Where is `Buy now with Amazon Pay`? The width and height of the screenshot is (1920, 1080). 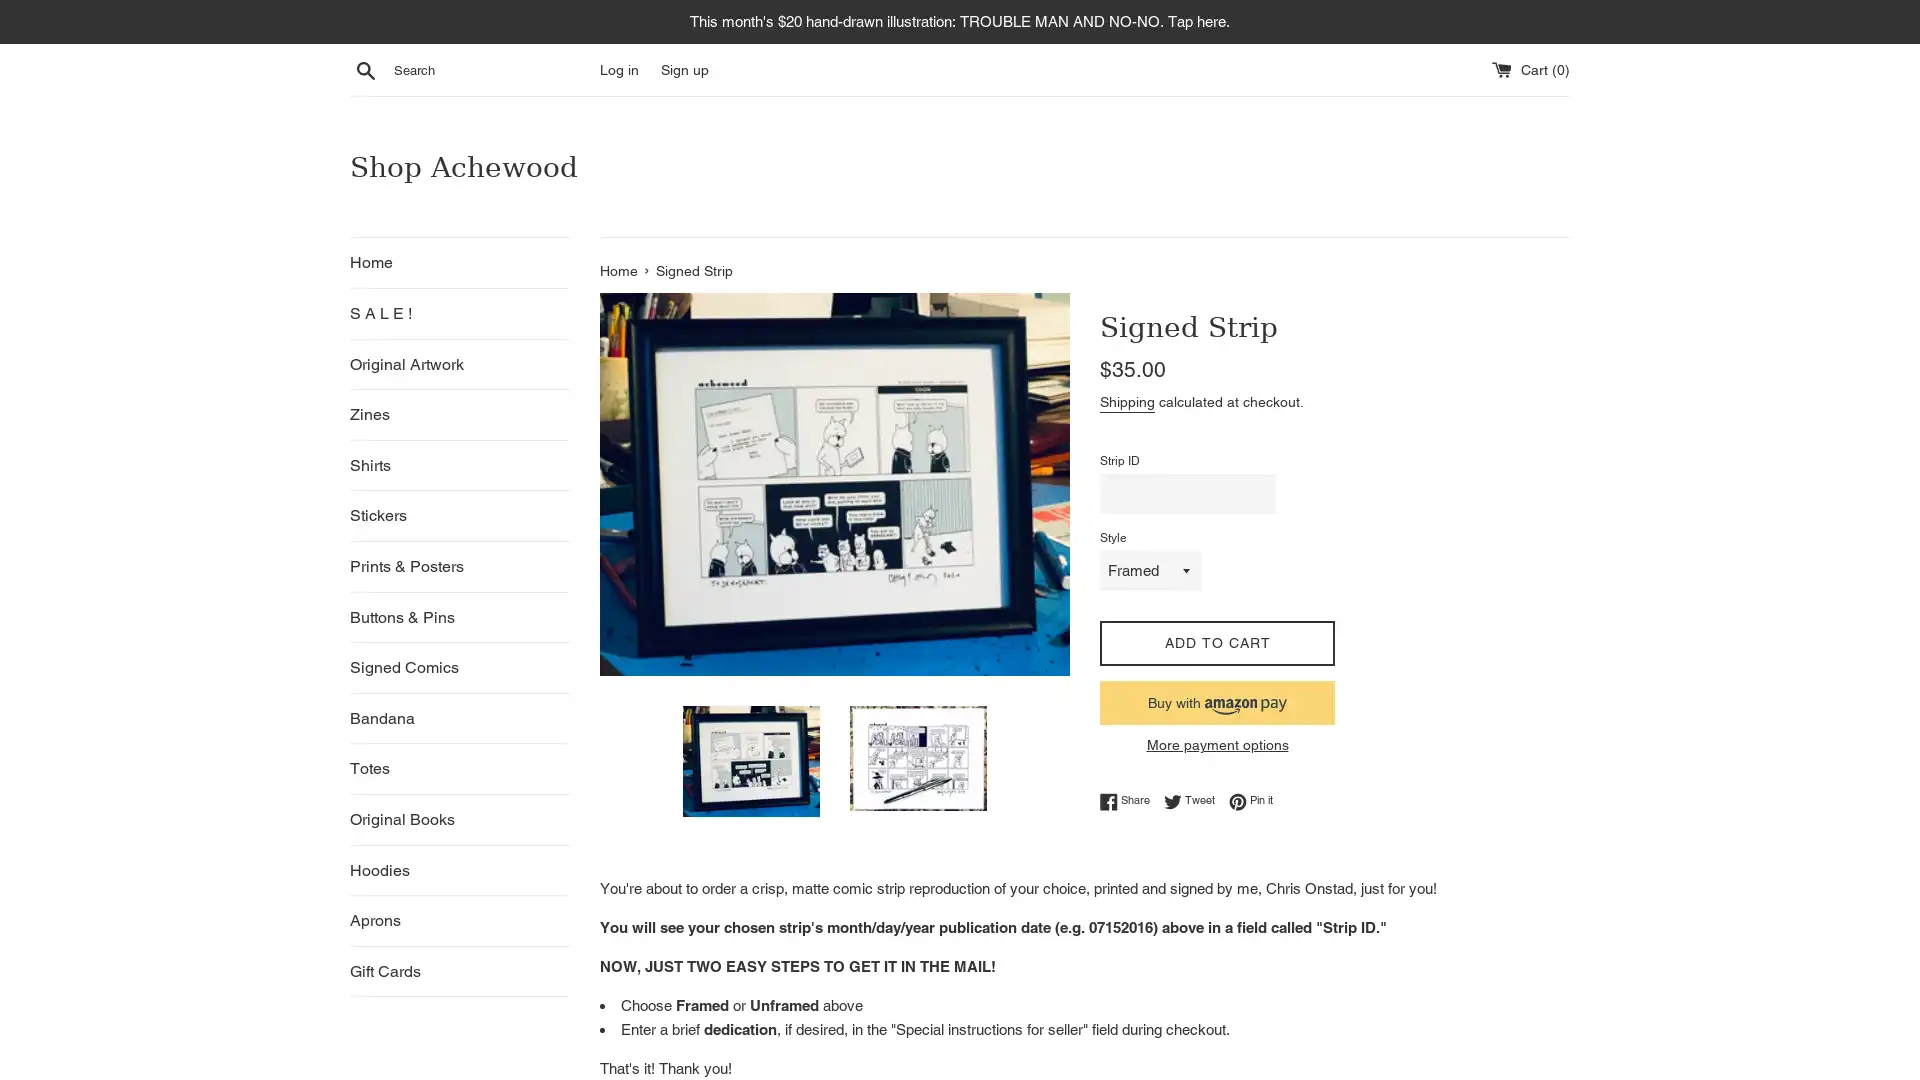 Buy now with Amazon Pay is located at coordinates (1216, 701).